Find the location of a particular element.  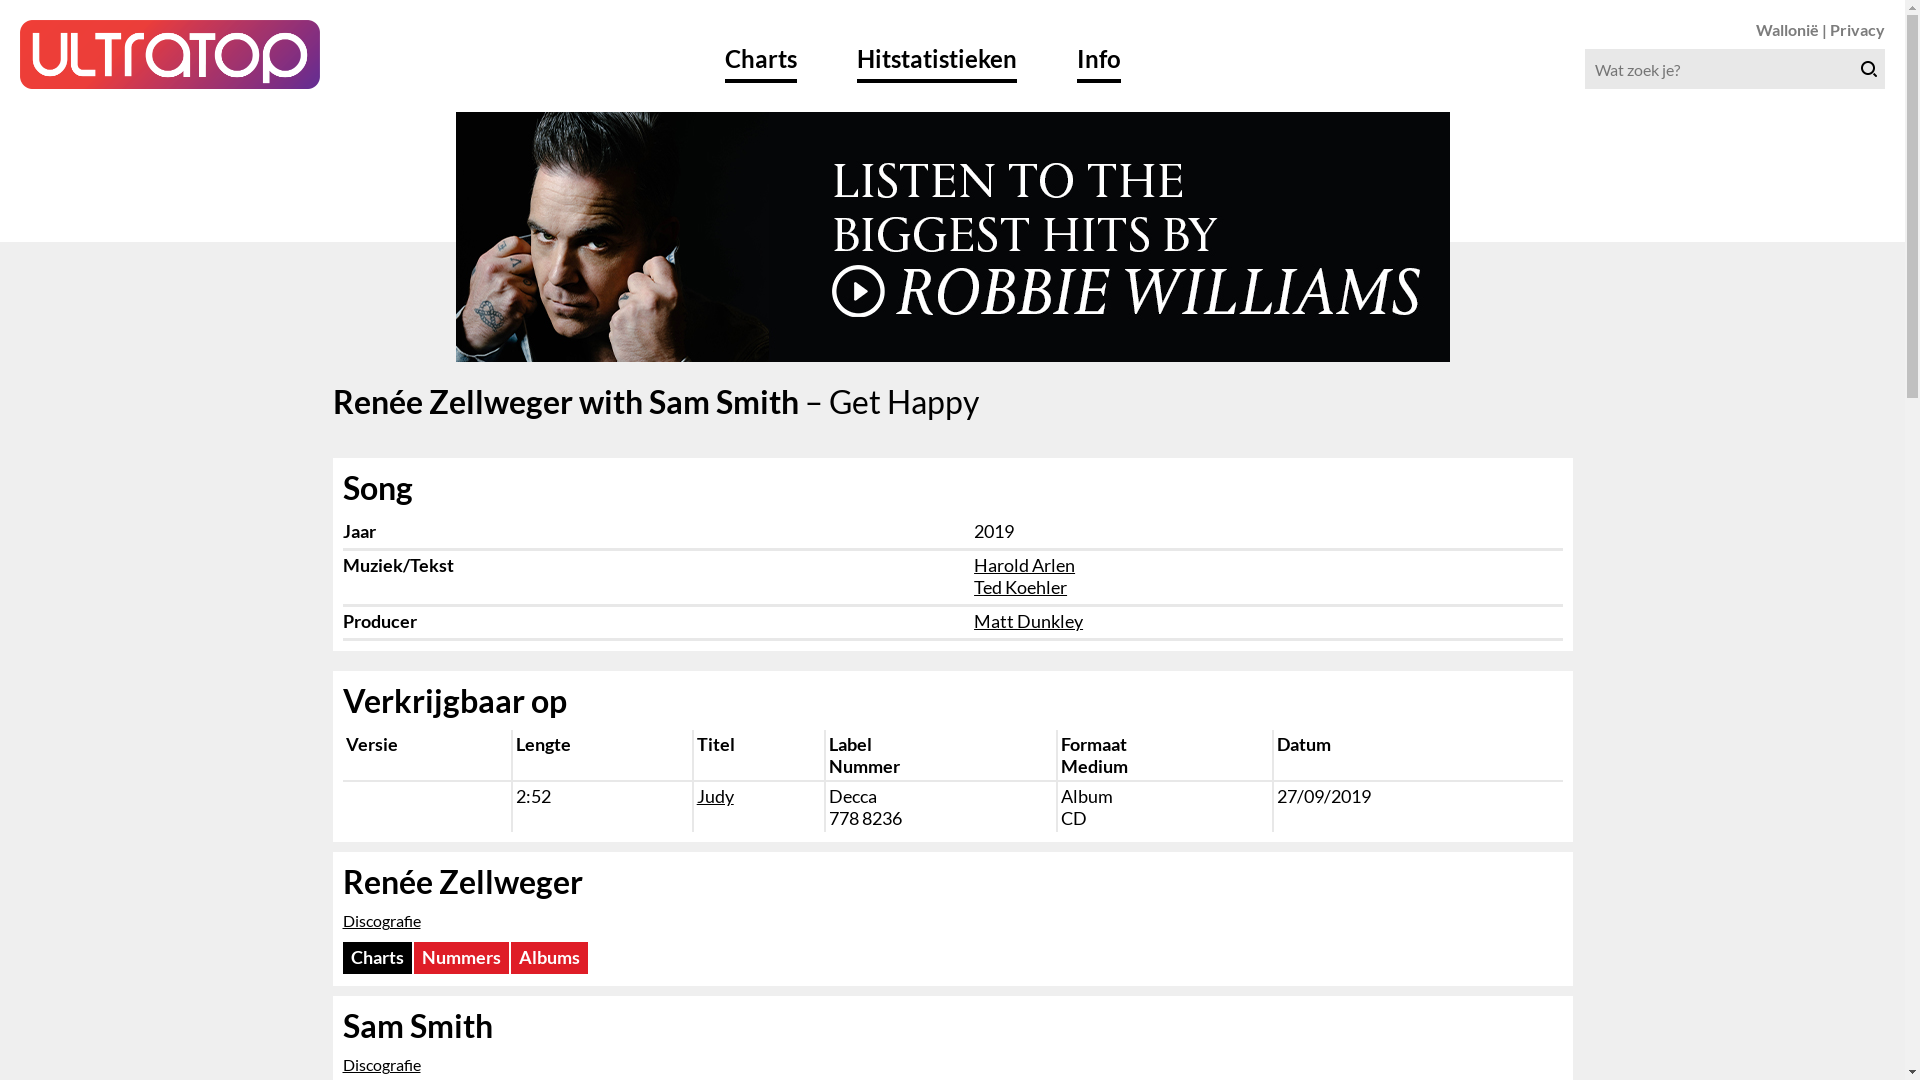

'Discografie' is located at coordinates (380, 1063).